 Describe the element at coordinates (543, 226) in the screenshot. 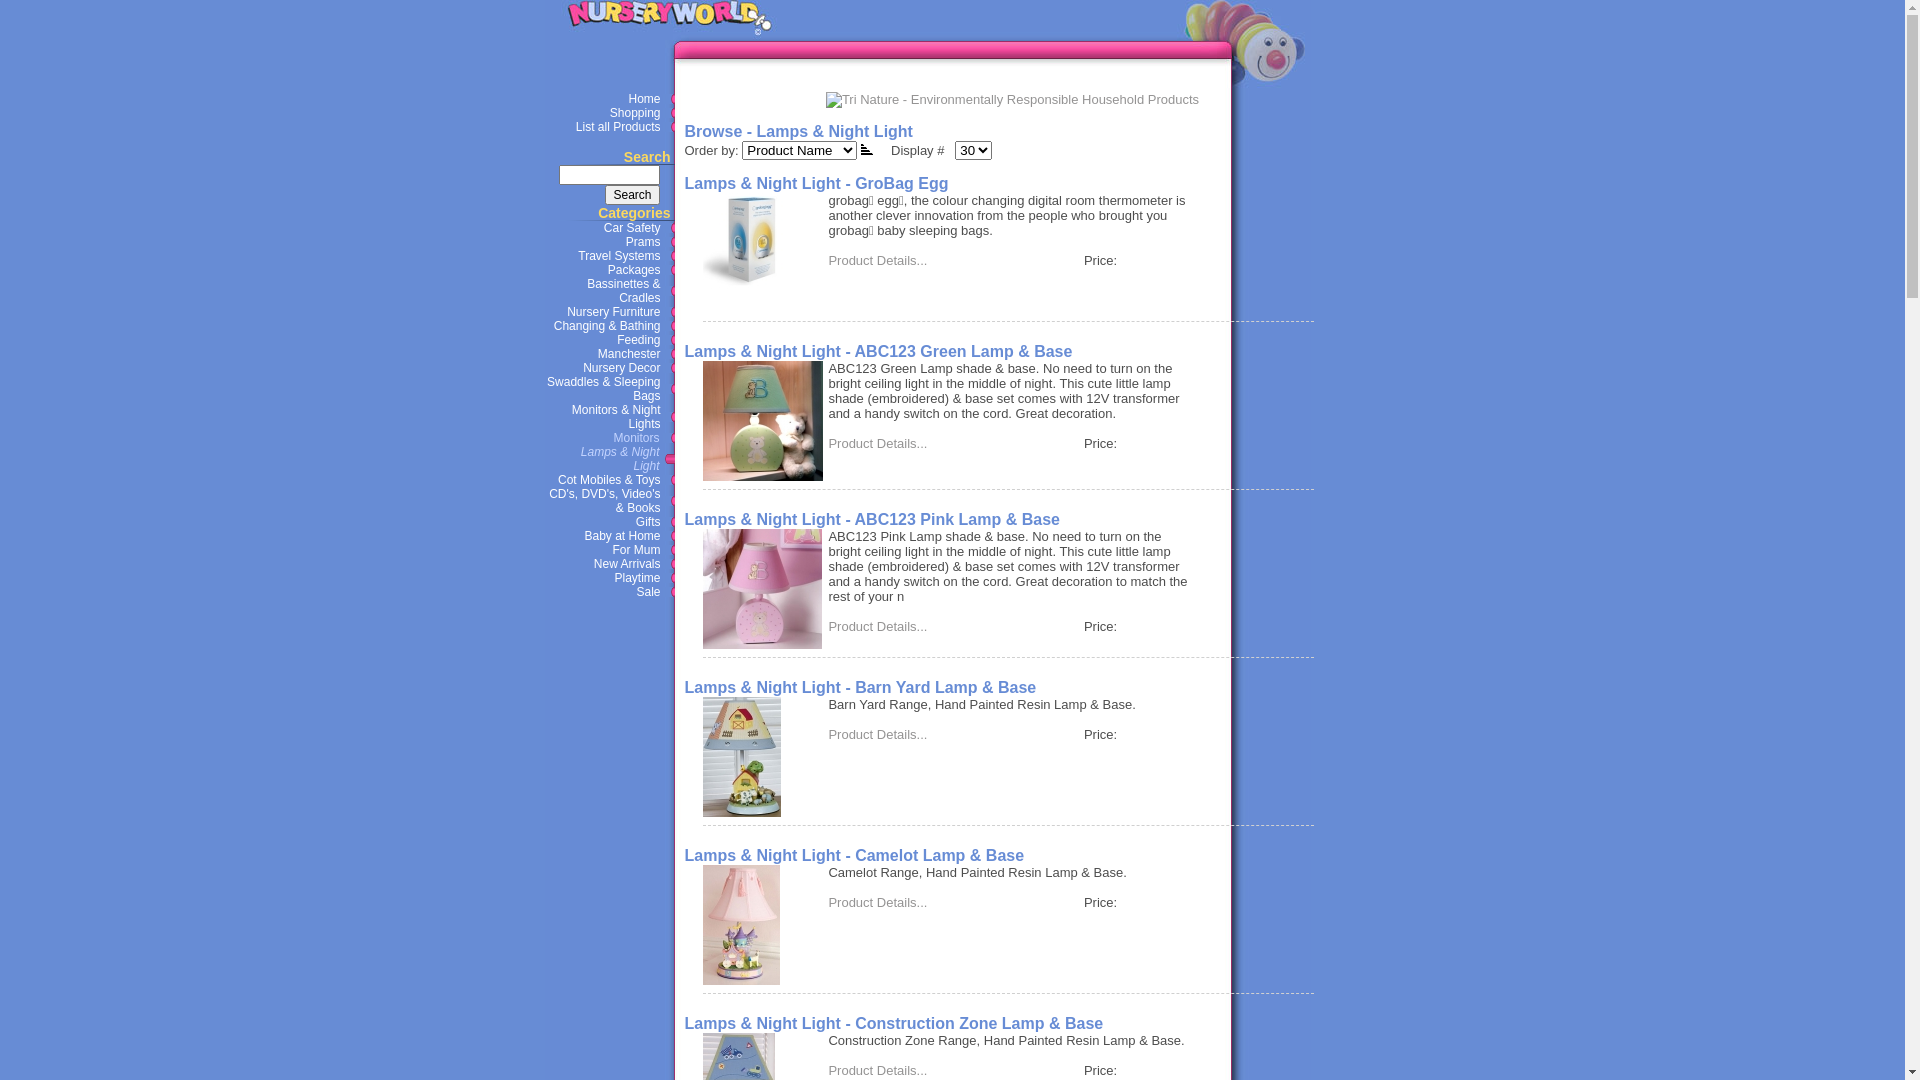

I see `'Car Safety'` at that location.